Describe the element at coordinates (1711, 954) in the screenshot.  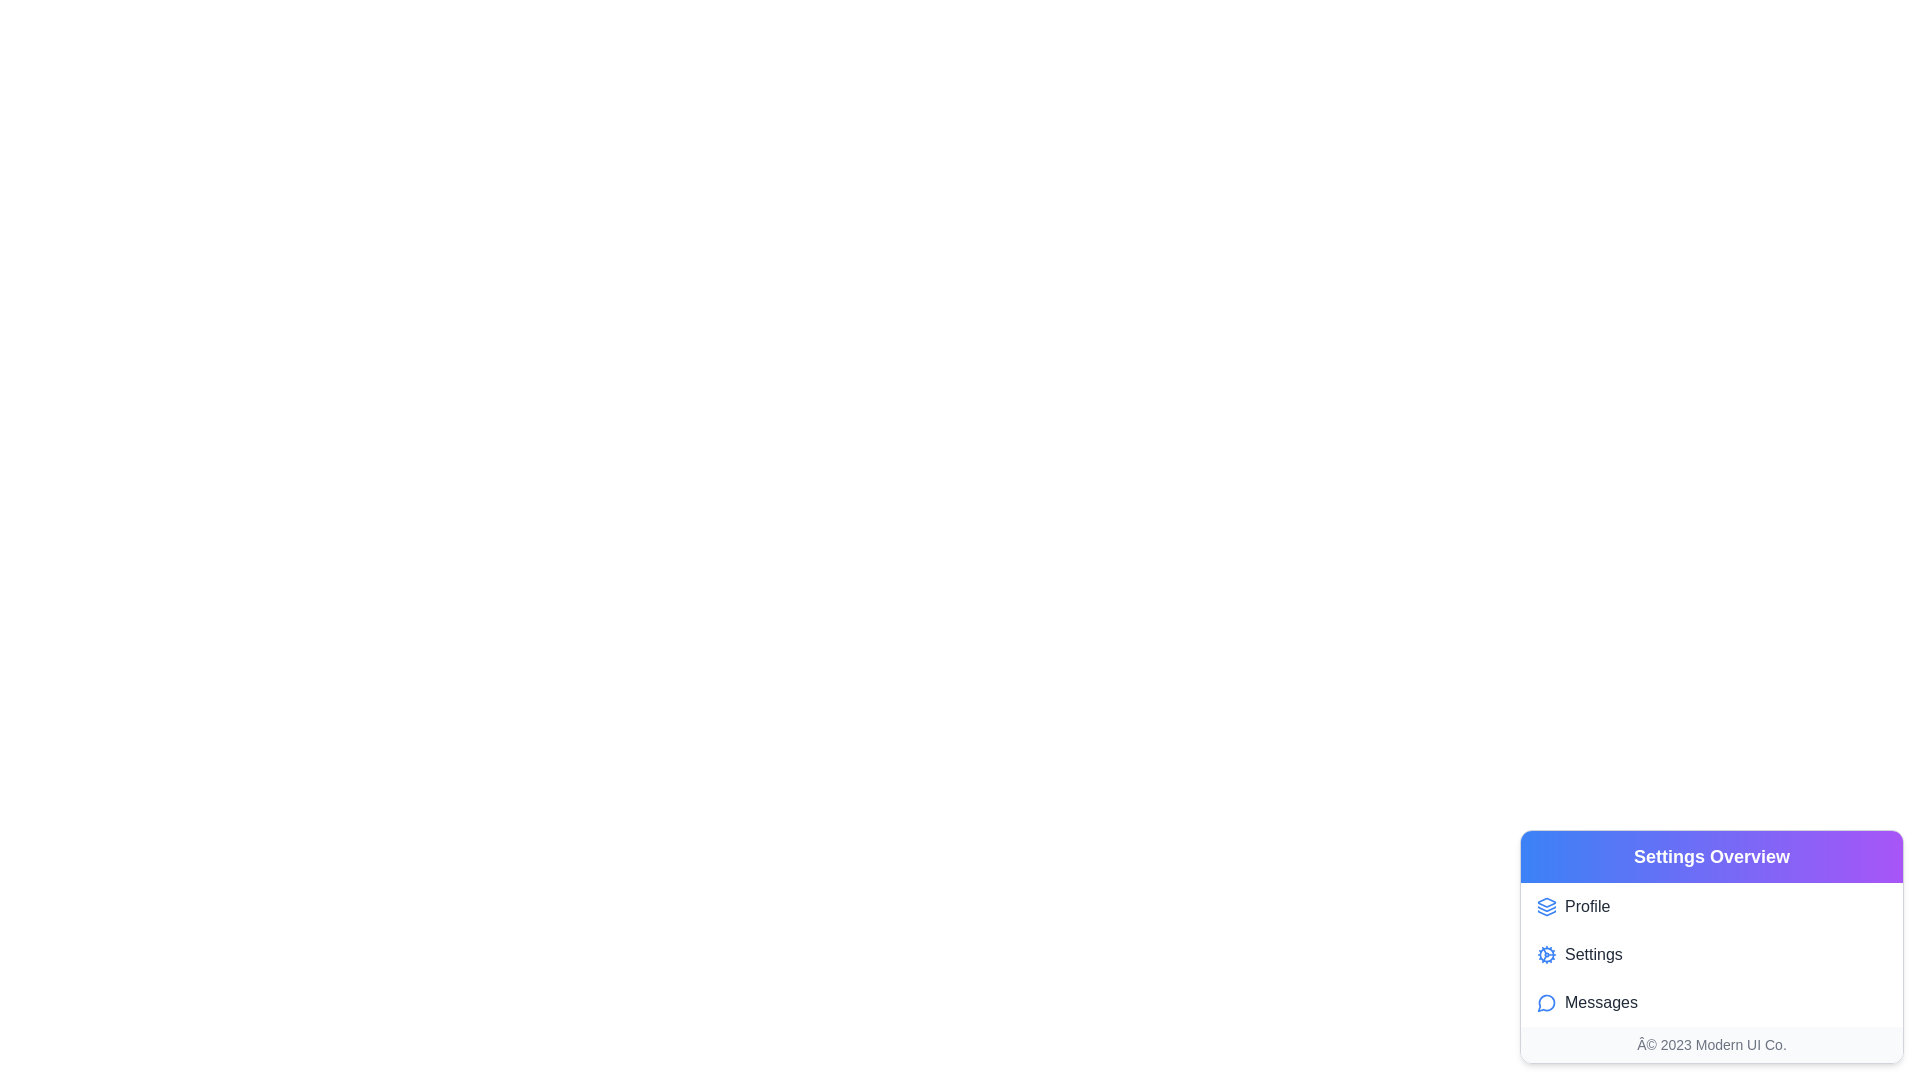
I see `the second menu item in the 'Settings Overview' menu` at that location.